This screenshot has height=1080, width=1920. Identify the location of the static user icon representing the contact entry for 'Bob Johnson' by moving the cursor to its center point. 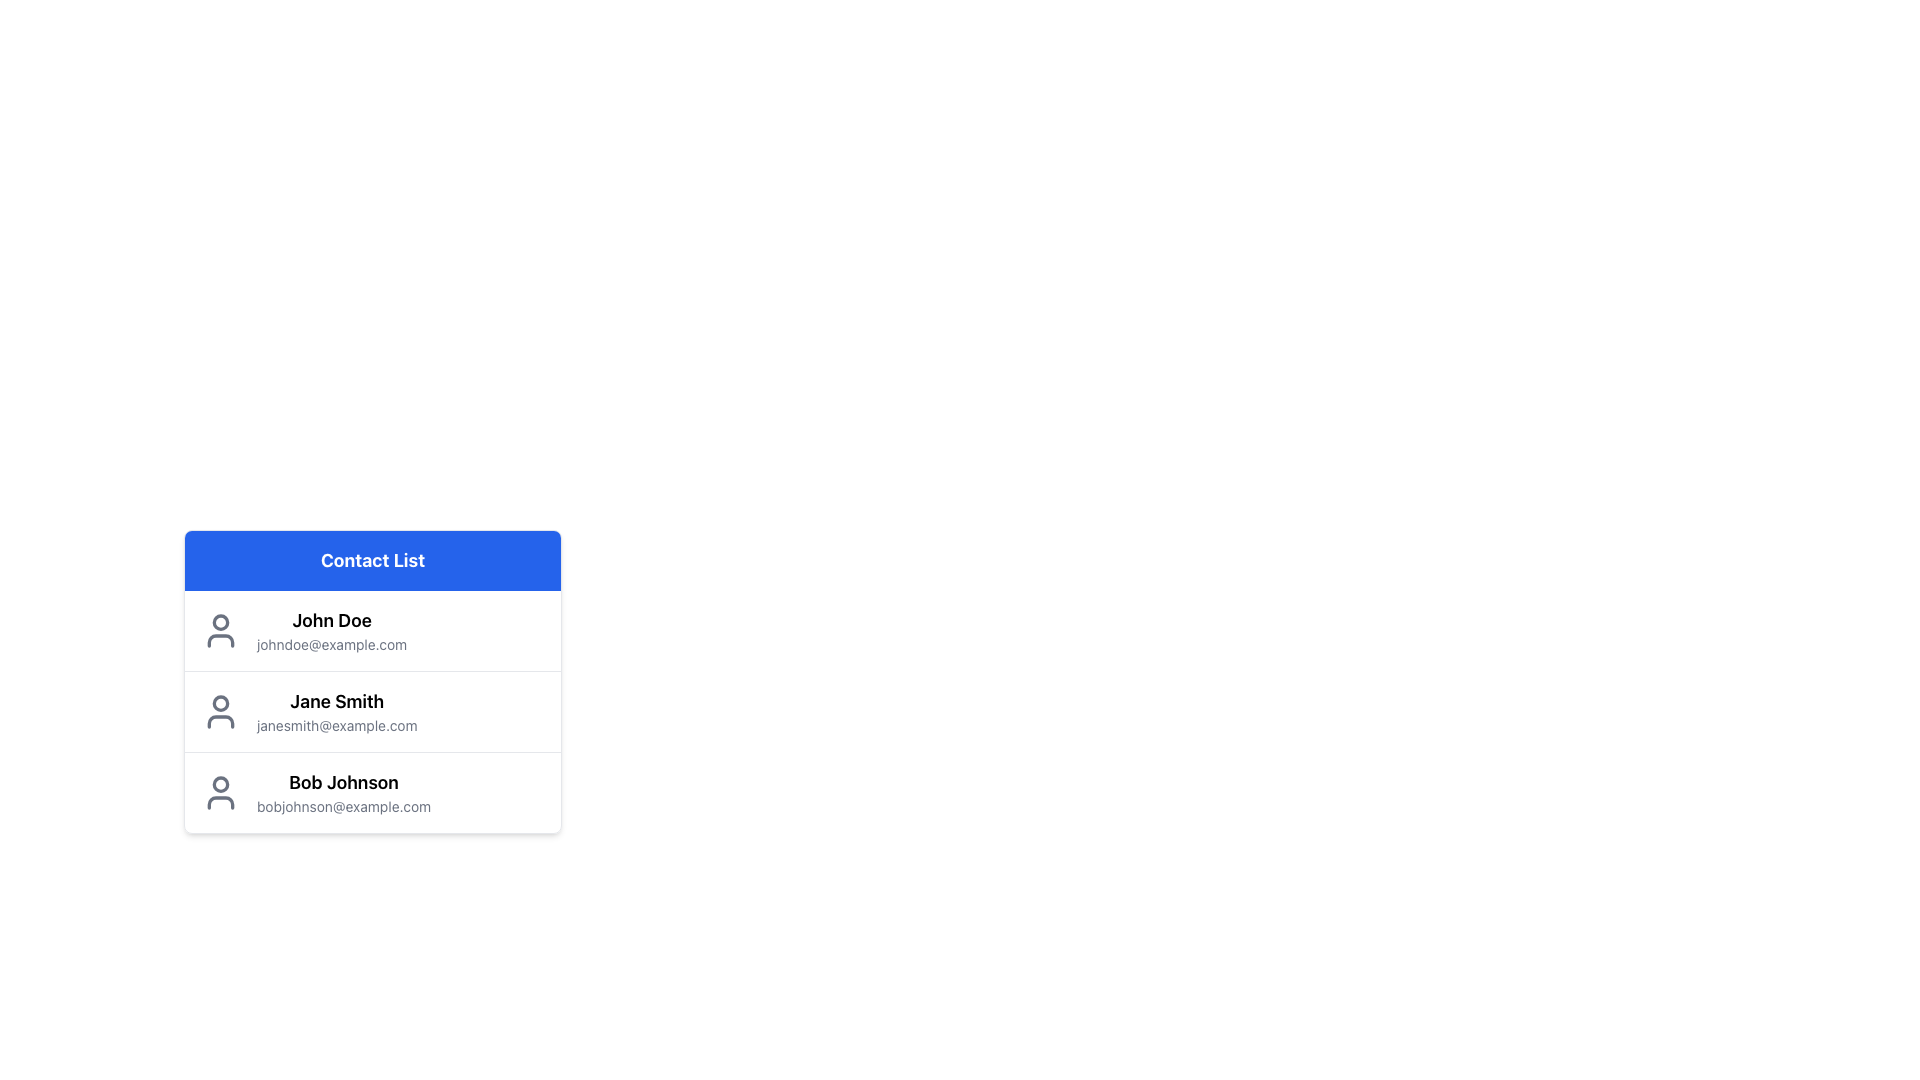
(220, 792).